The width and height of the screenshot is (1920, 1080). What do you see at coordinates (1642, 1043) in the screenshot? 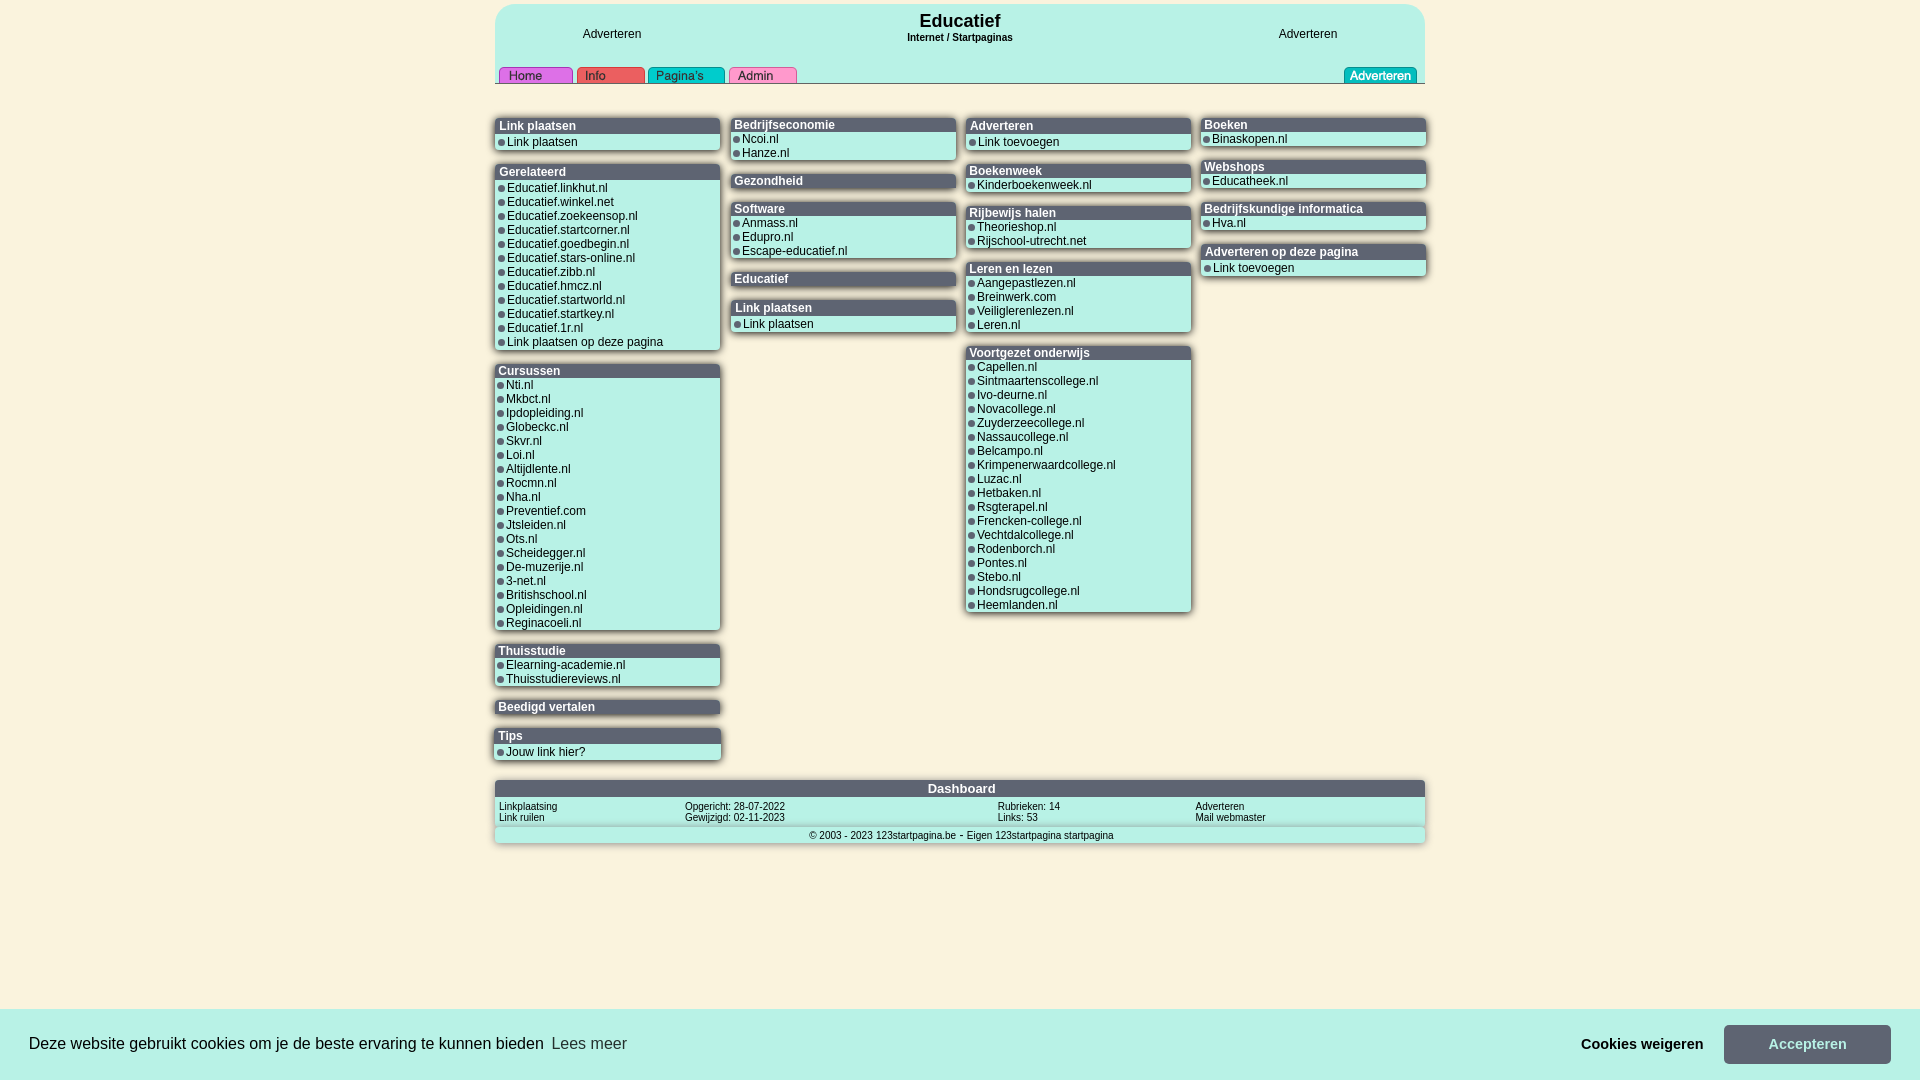
I see `'Cookies weigeren'` at bounding box center [1642, 1043].